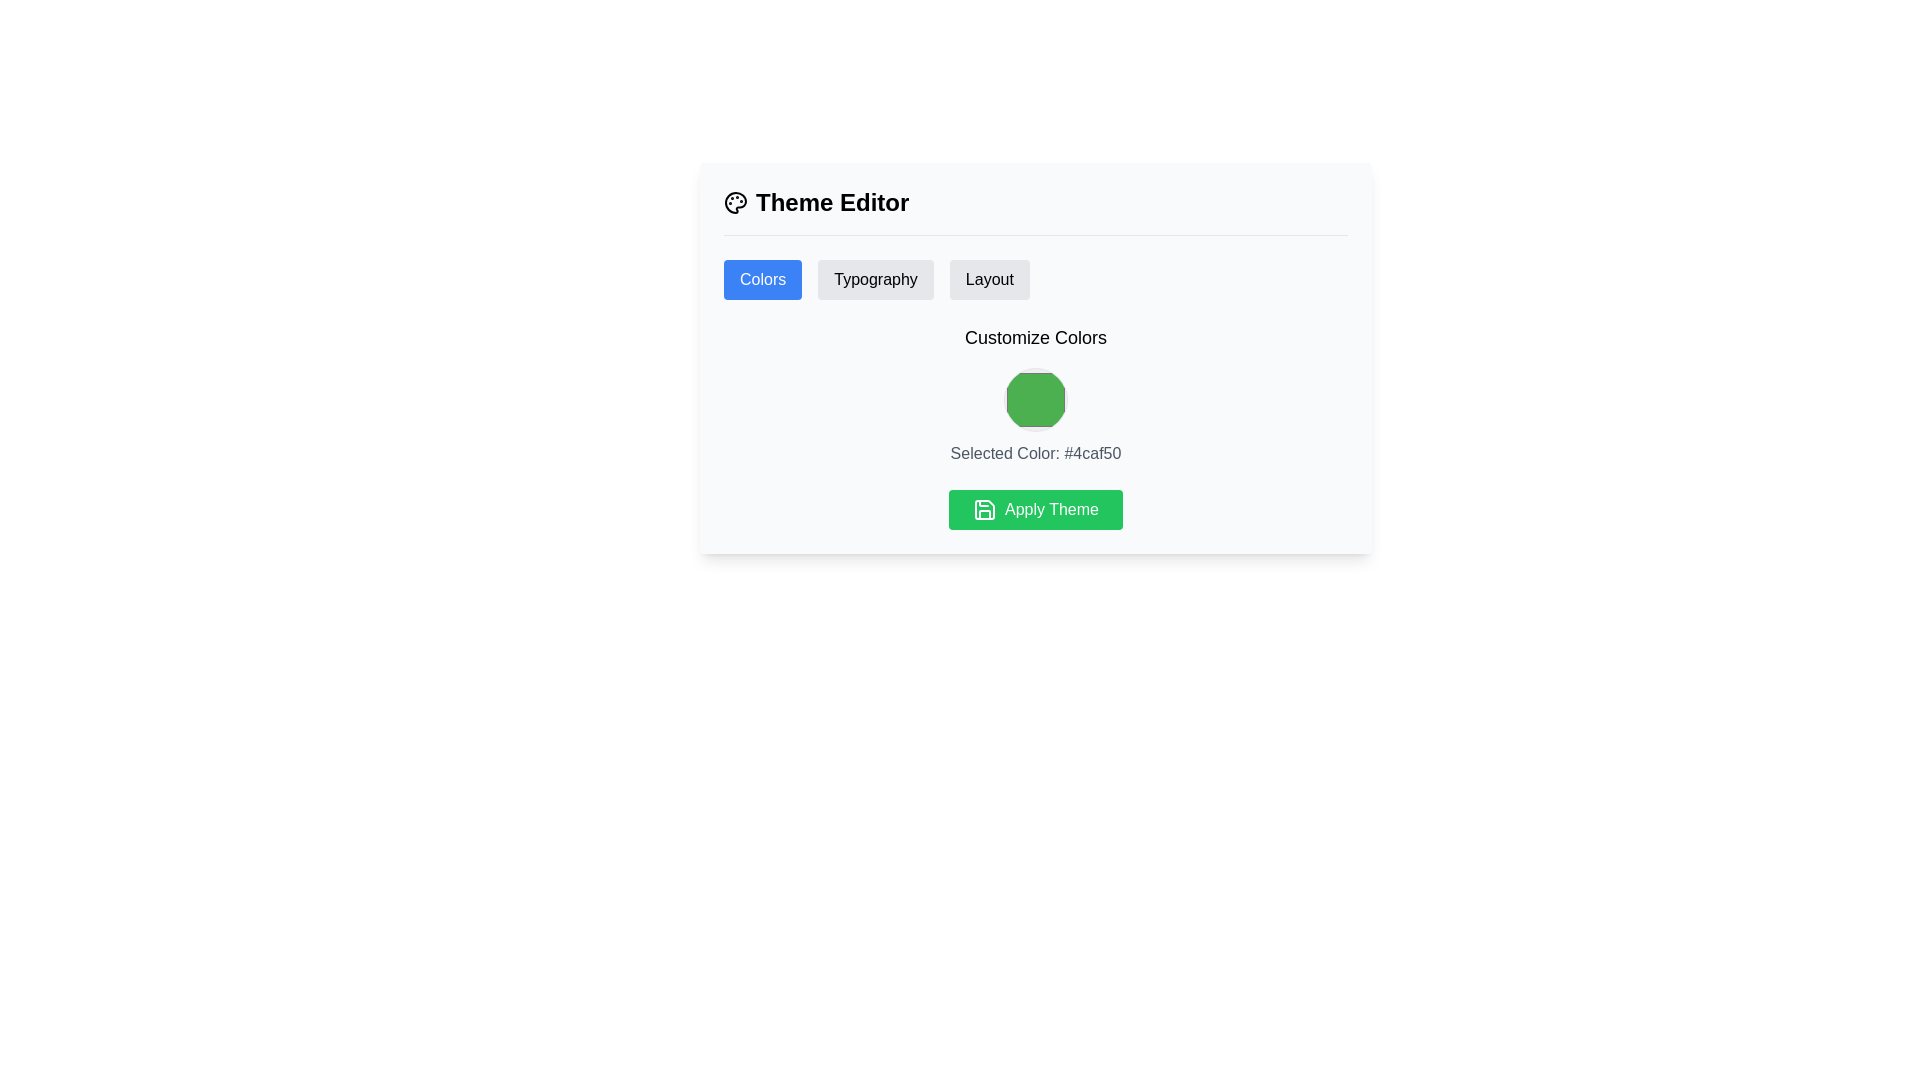 This screenshot has width=1920, height=1080. What do you see at coordinates (989, 280) in the screenshot?
I see `the navigation button located as the third item in a horizontal row beneath the 'Theme Editor' header to switch to the layout section` at bounding box center [989, 280].